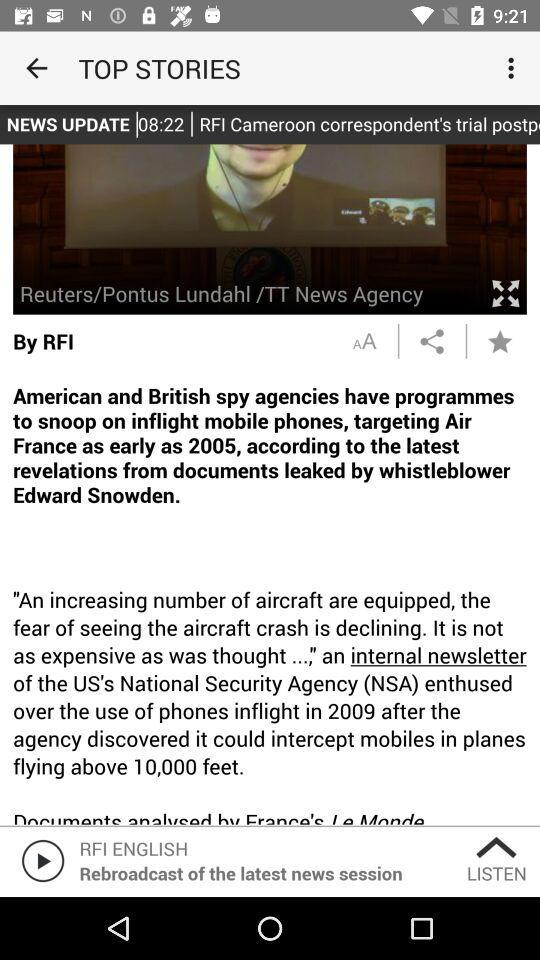 The width and height of the screenshot is (540, 960). I want to click on arrow above listen, so click(496, 846).